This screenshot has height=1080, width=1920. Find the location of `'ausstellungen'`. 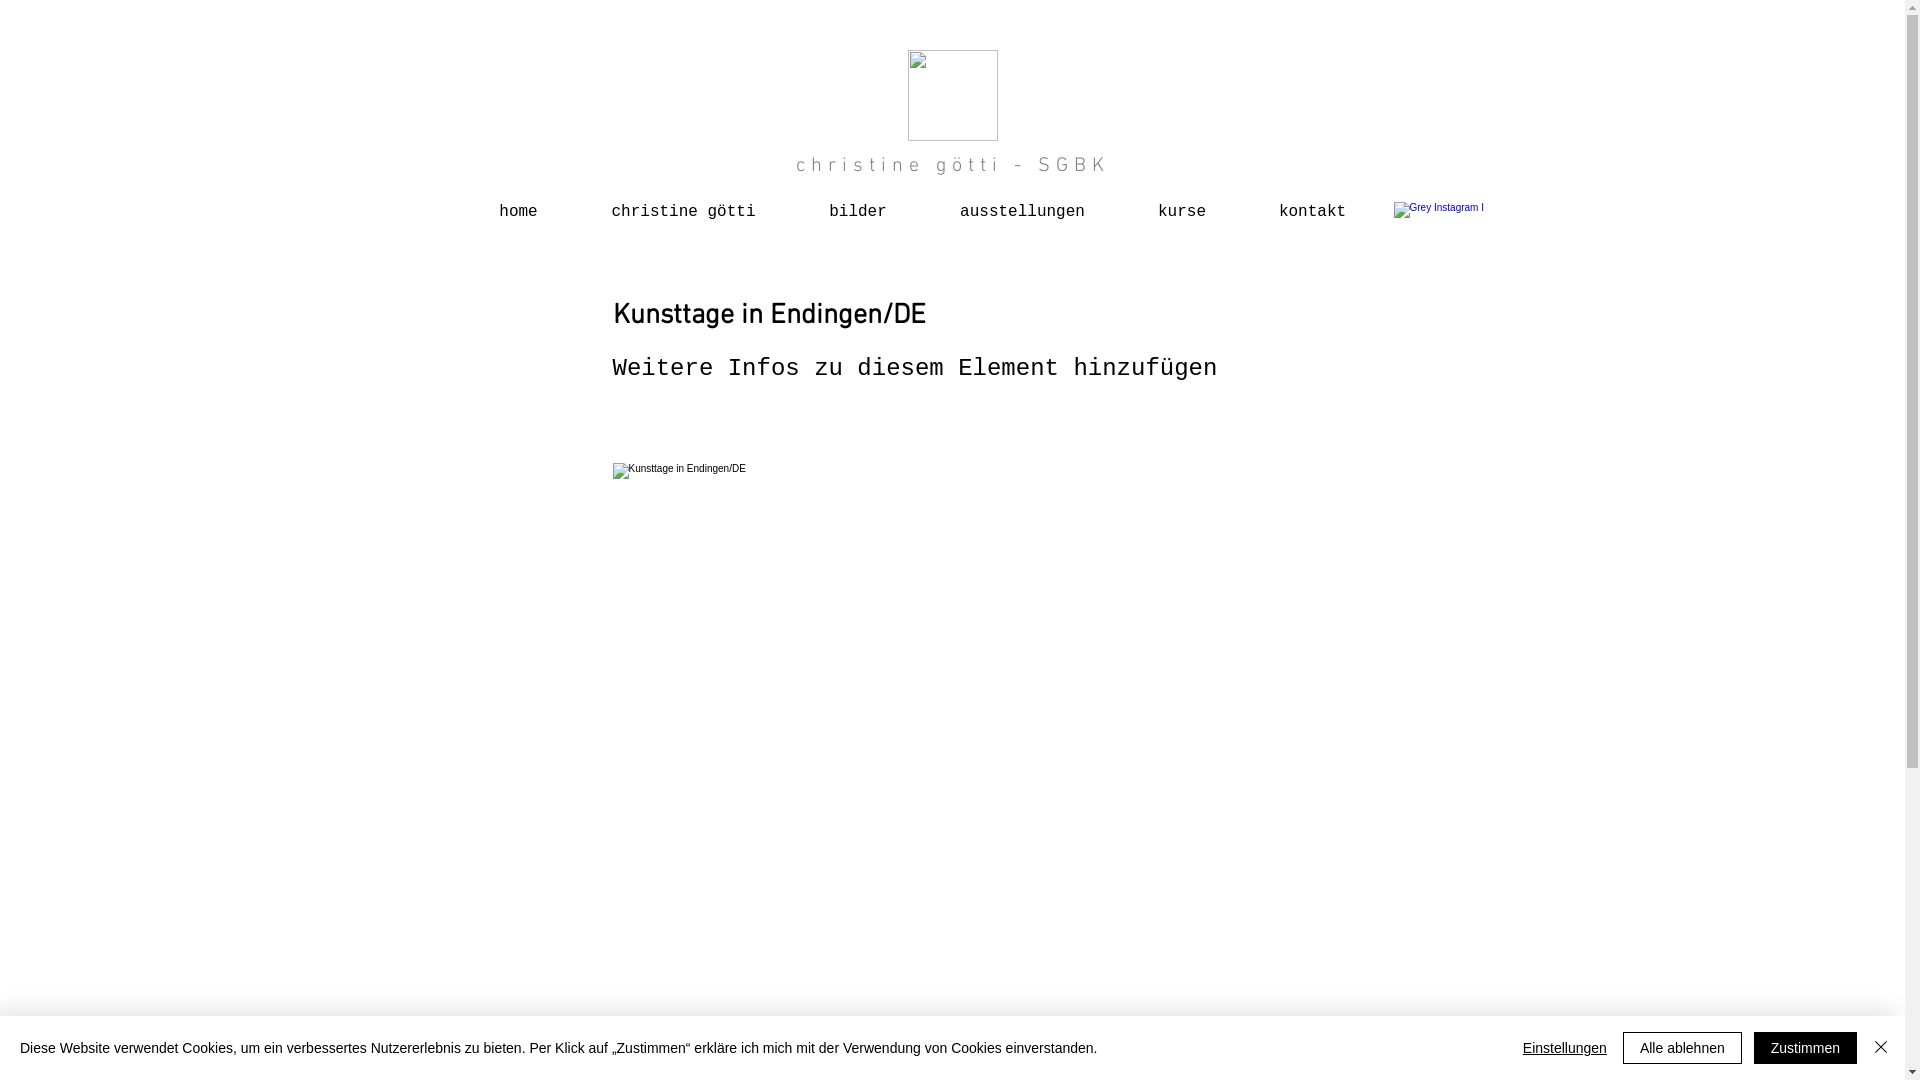

'ausstellungen' is located at coordinates (923, 203).